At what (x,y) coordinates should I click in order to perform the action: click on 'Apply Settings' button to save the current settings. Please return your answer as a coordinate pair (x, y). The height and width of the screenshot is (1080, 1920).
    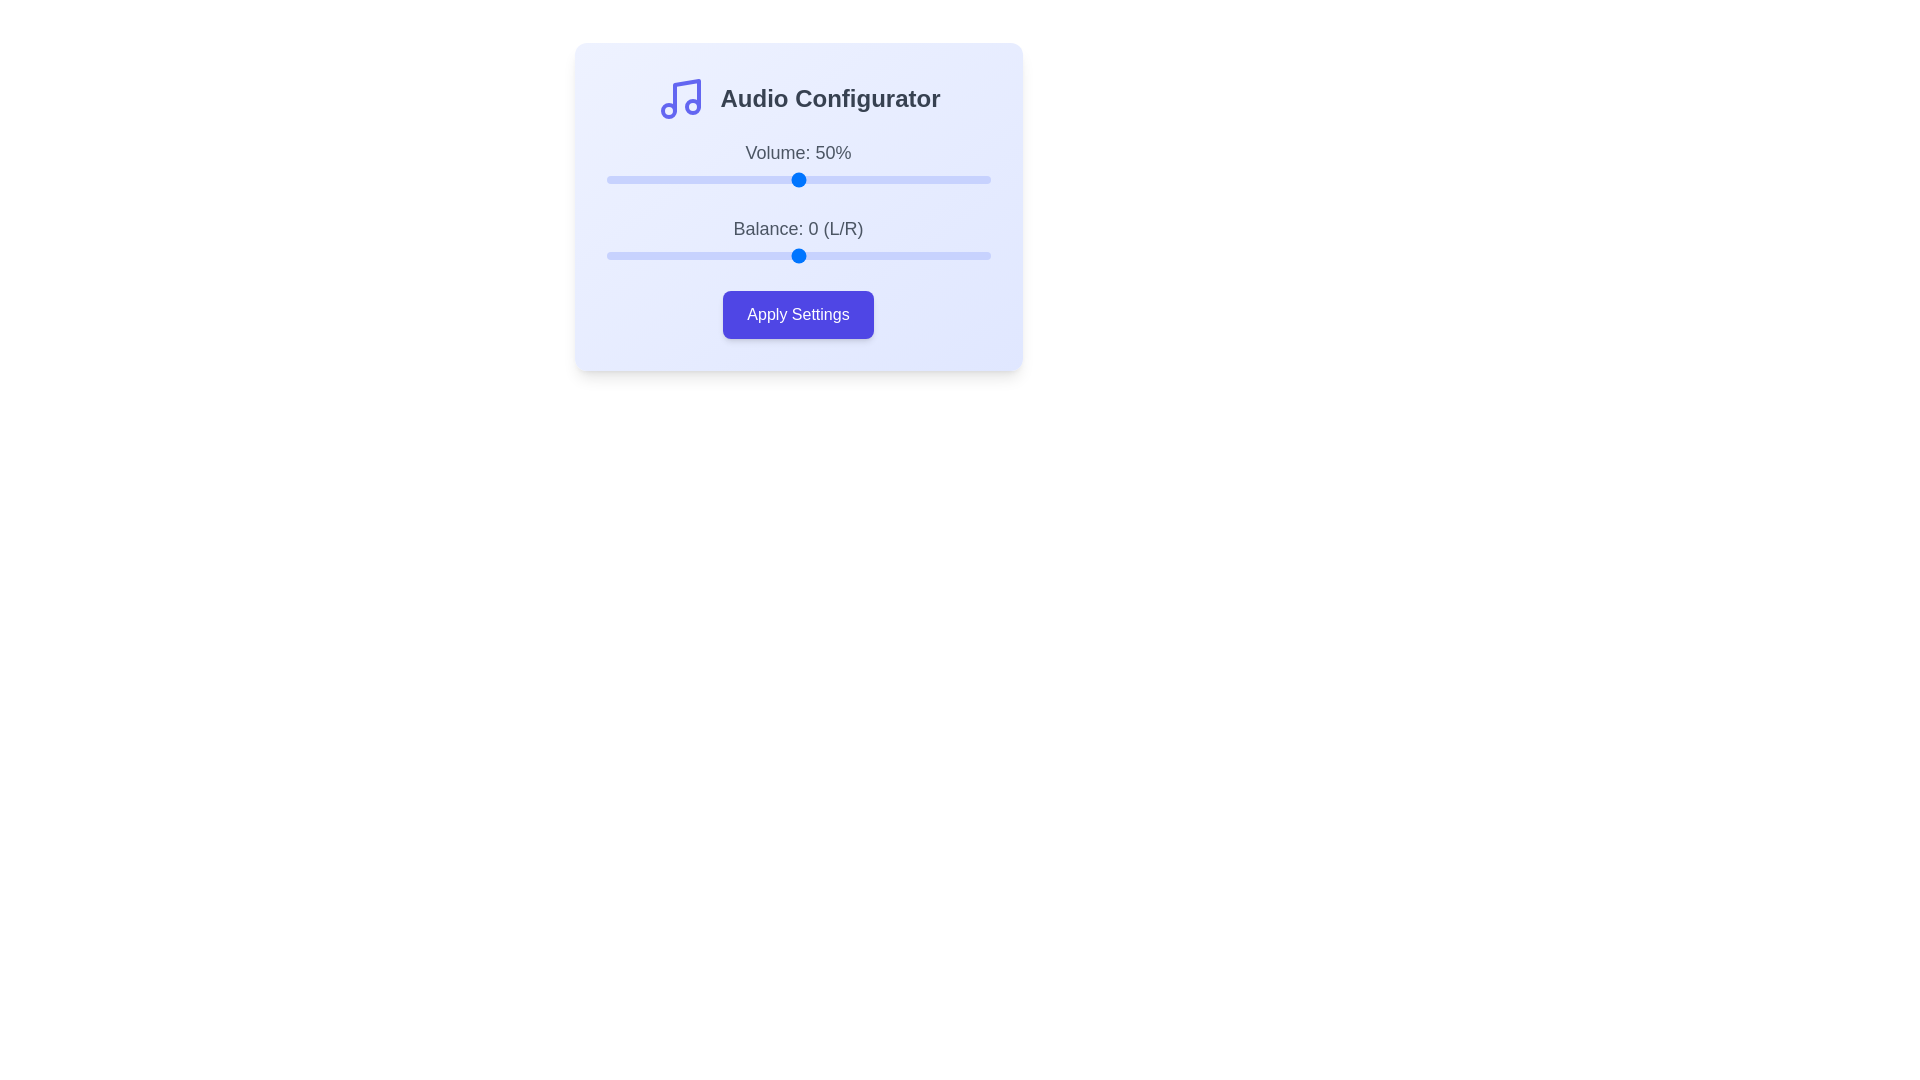
    Looking at the image, I should click on (797, 315).